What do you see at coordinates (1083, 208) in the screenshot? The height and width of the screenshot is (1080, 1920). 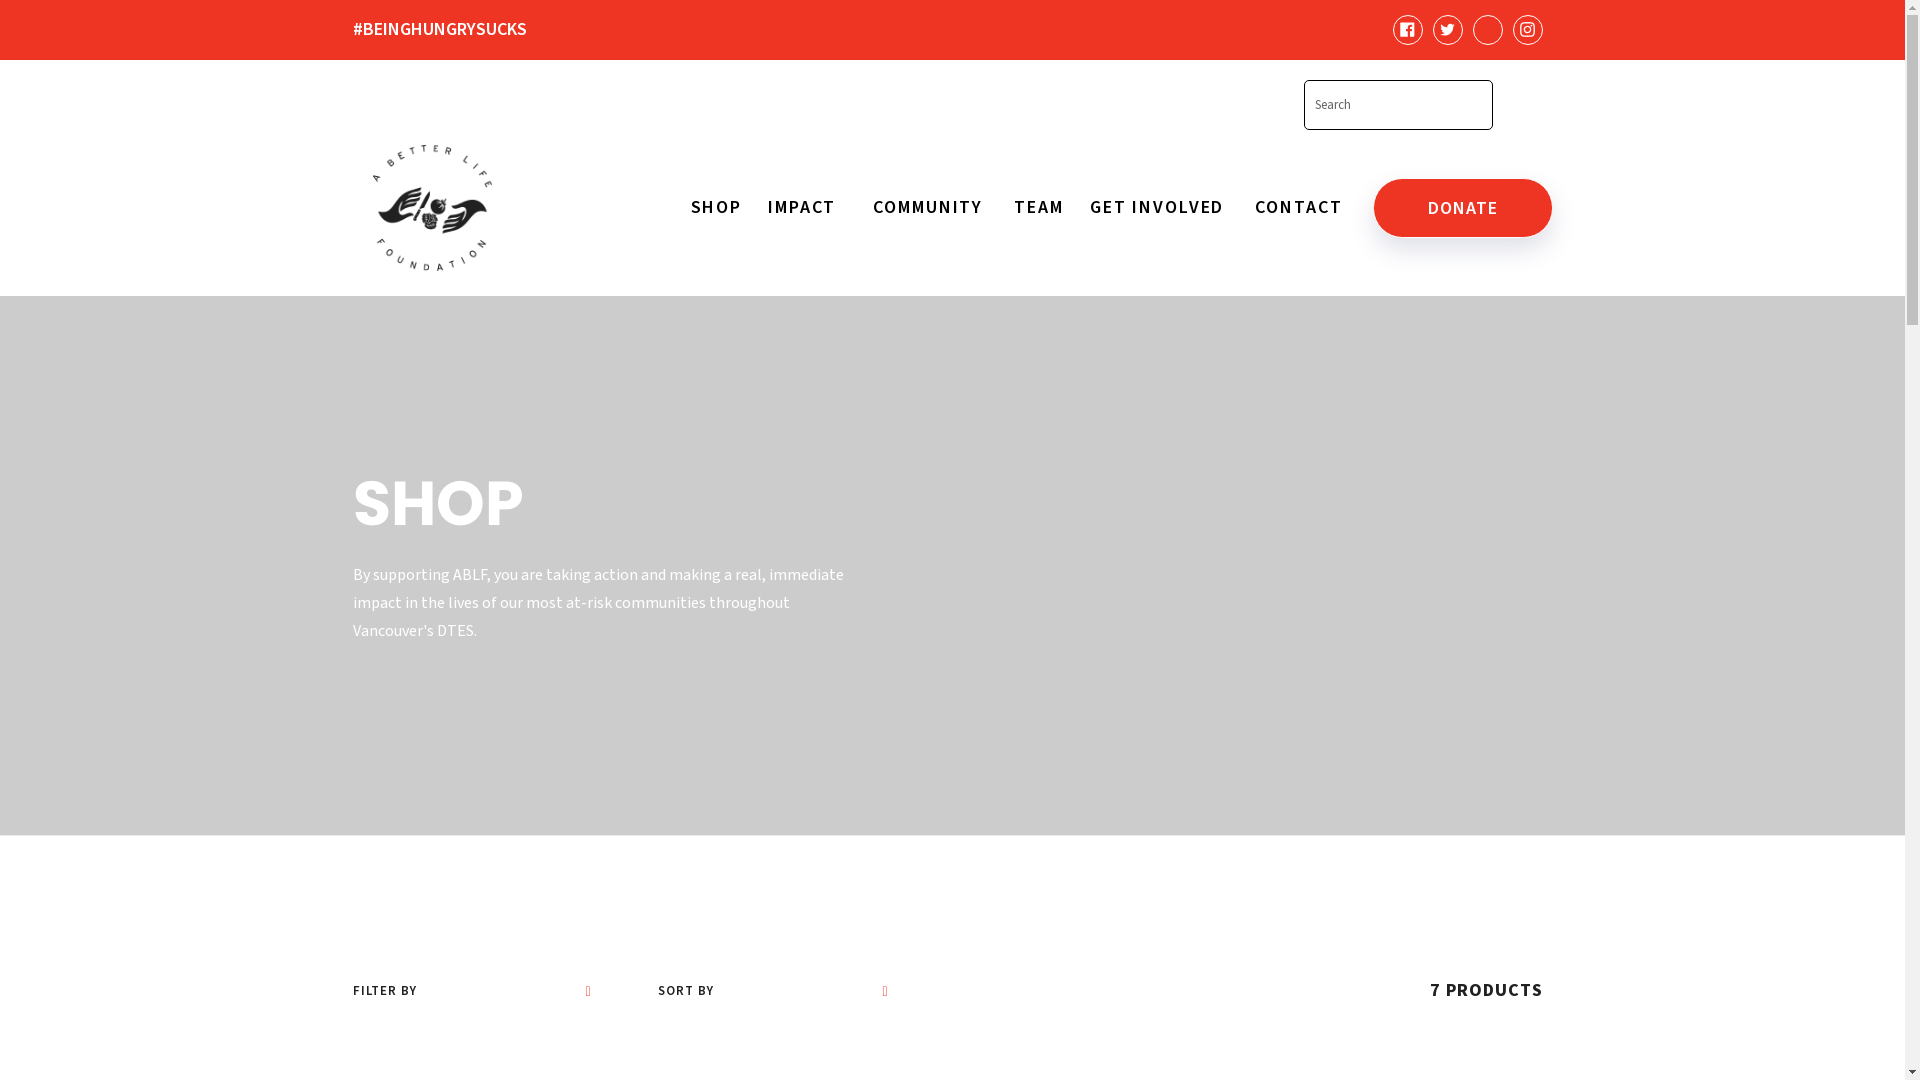 I see `'GET INVOLVED'` at bounding box center [1083, 208].